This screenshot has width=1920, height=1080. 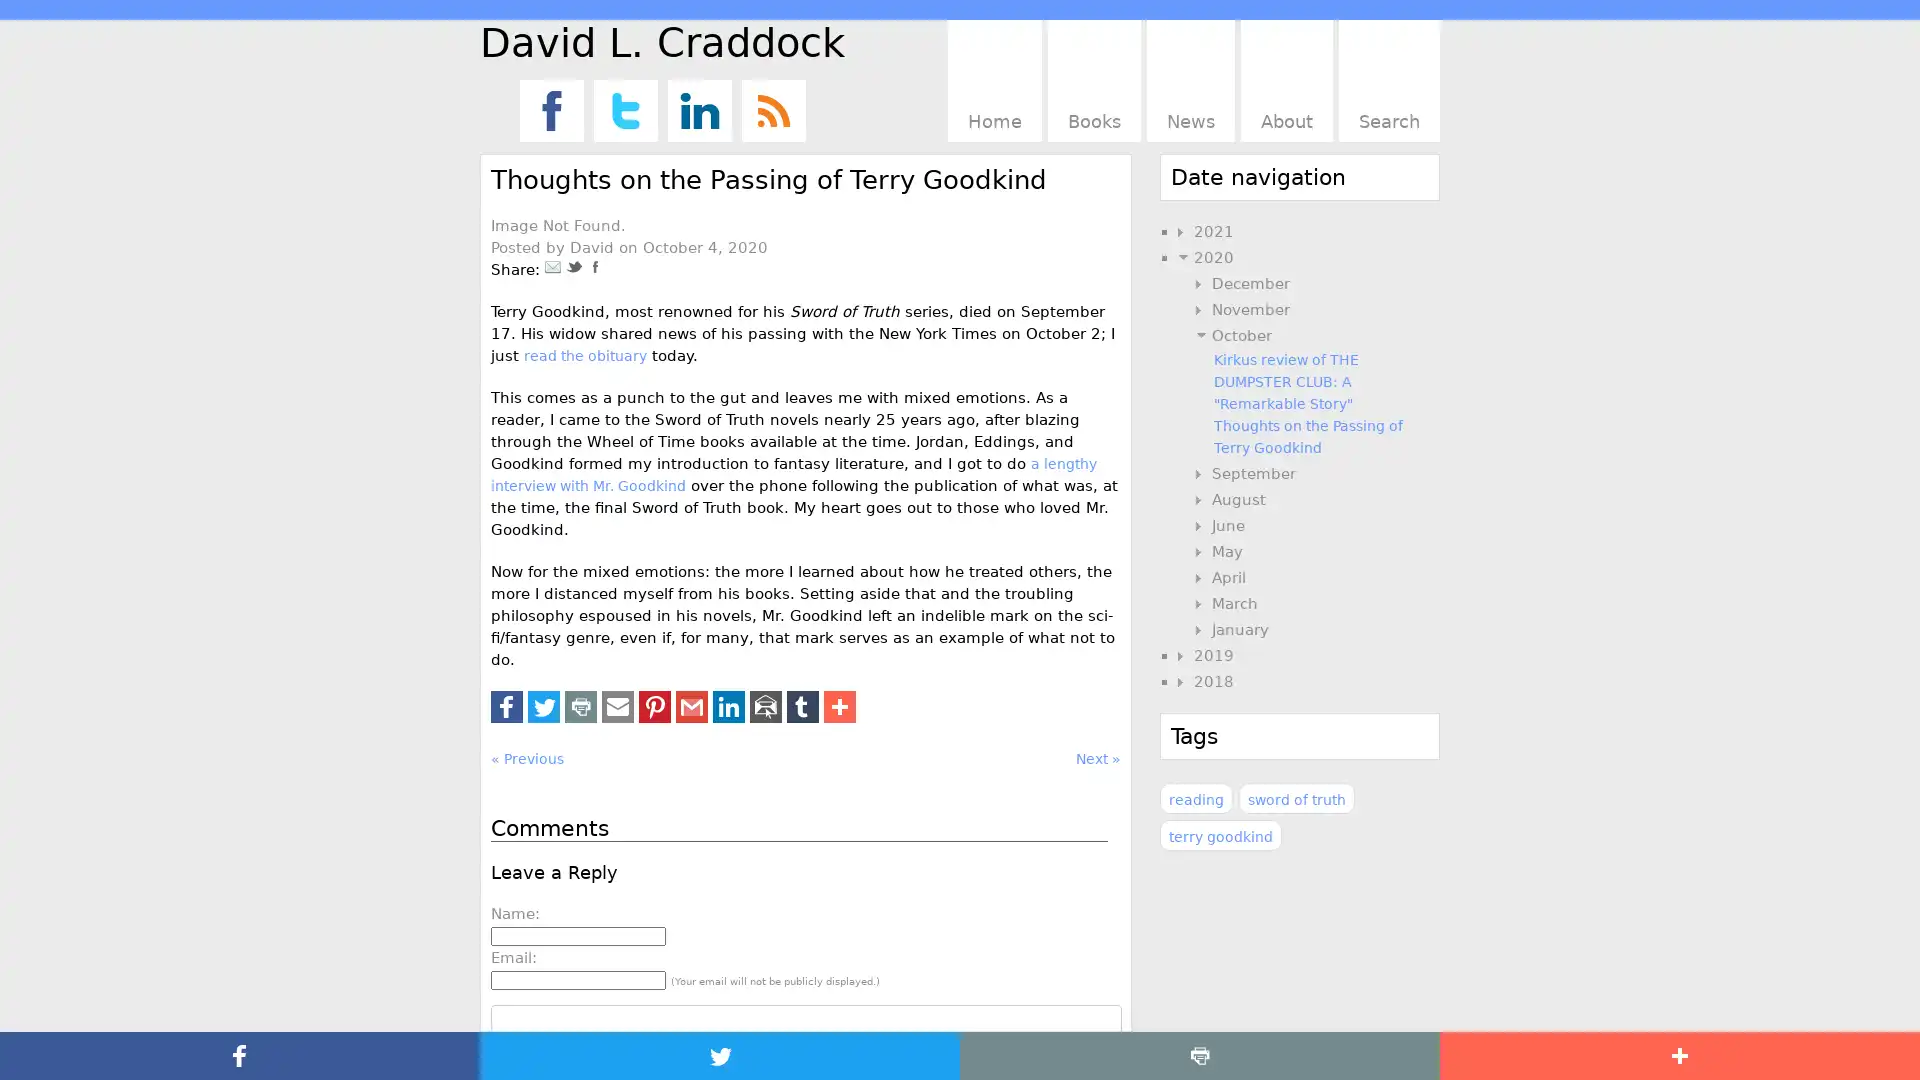 I want to click on Share to More, so click(x=840, y=705).